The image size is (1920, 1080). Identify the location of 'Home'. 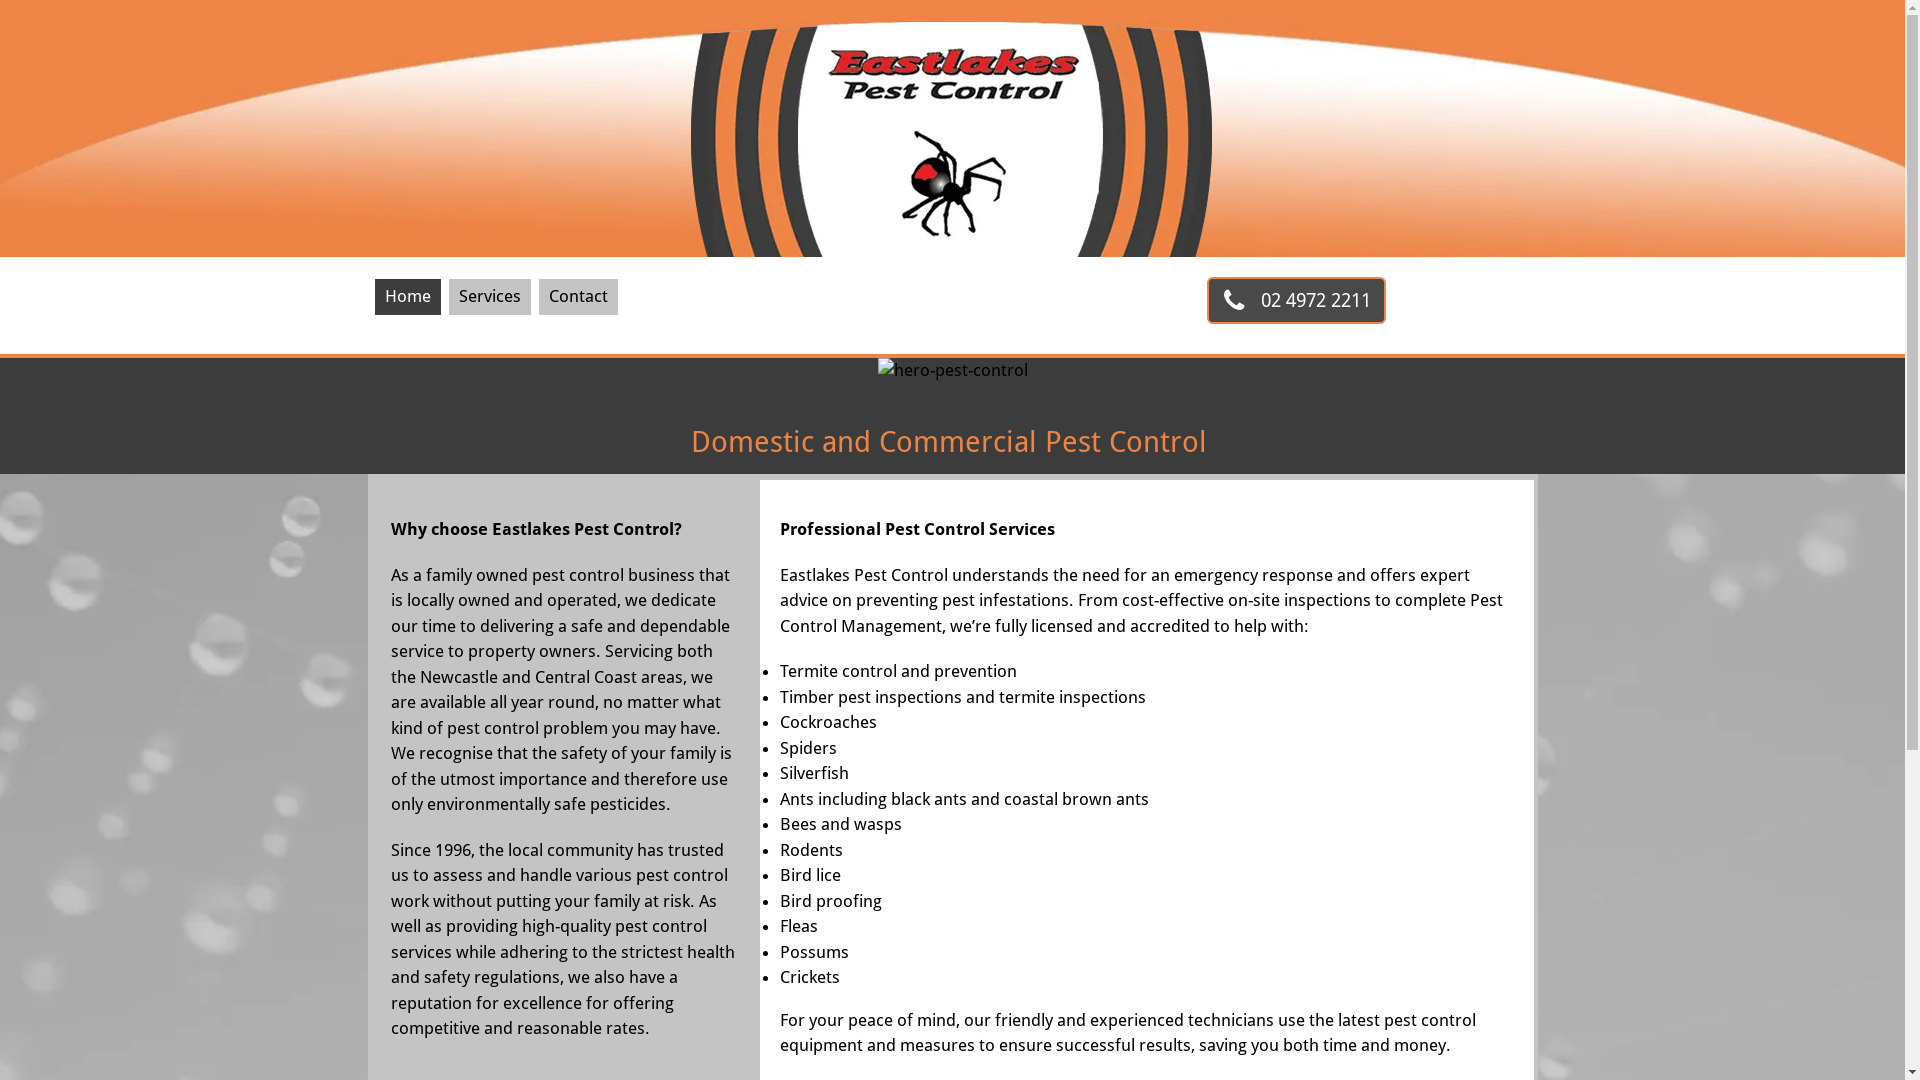
(374, 297).